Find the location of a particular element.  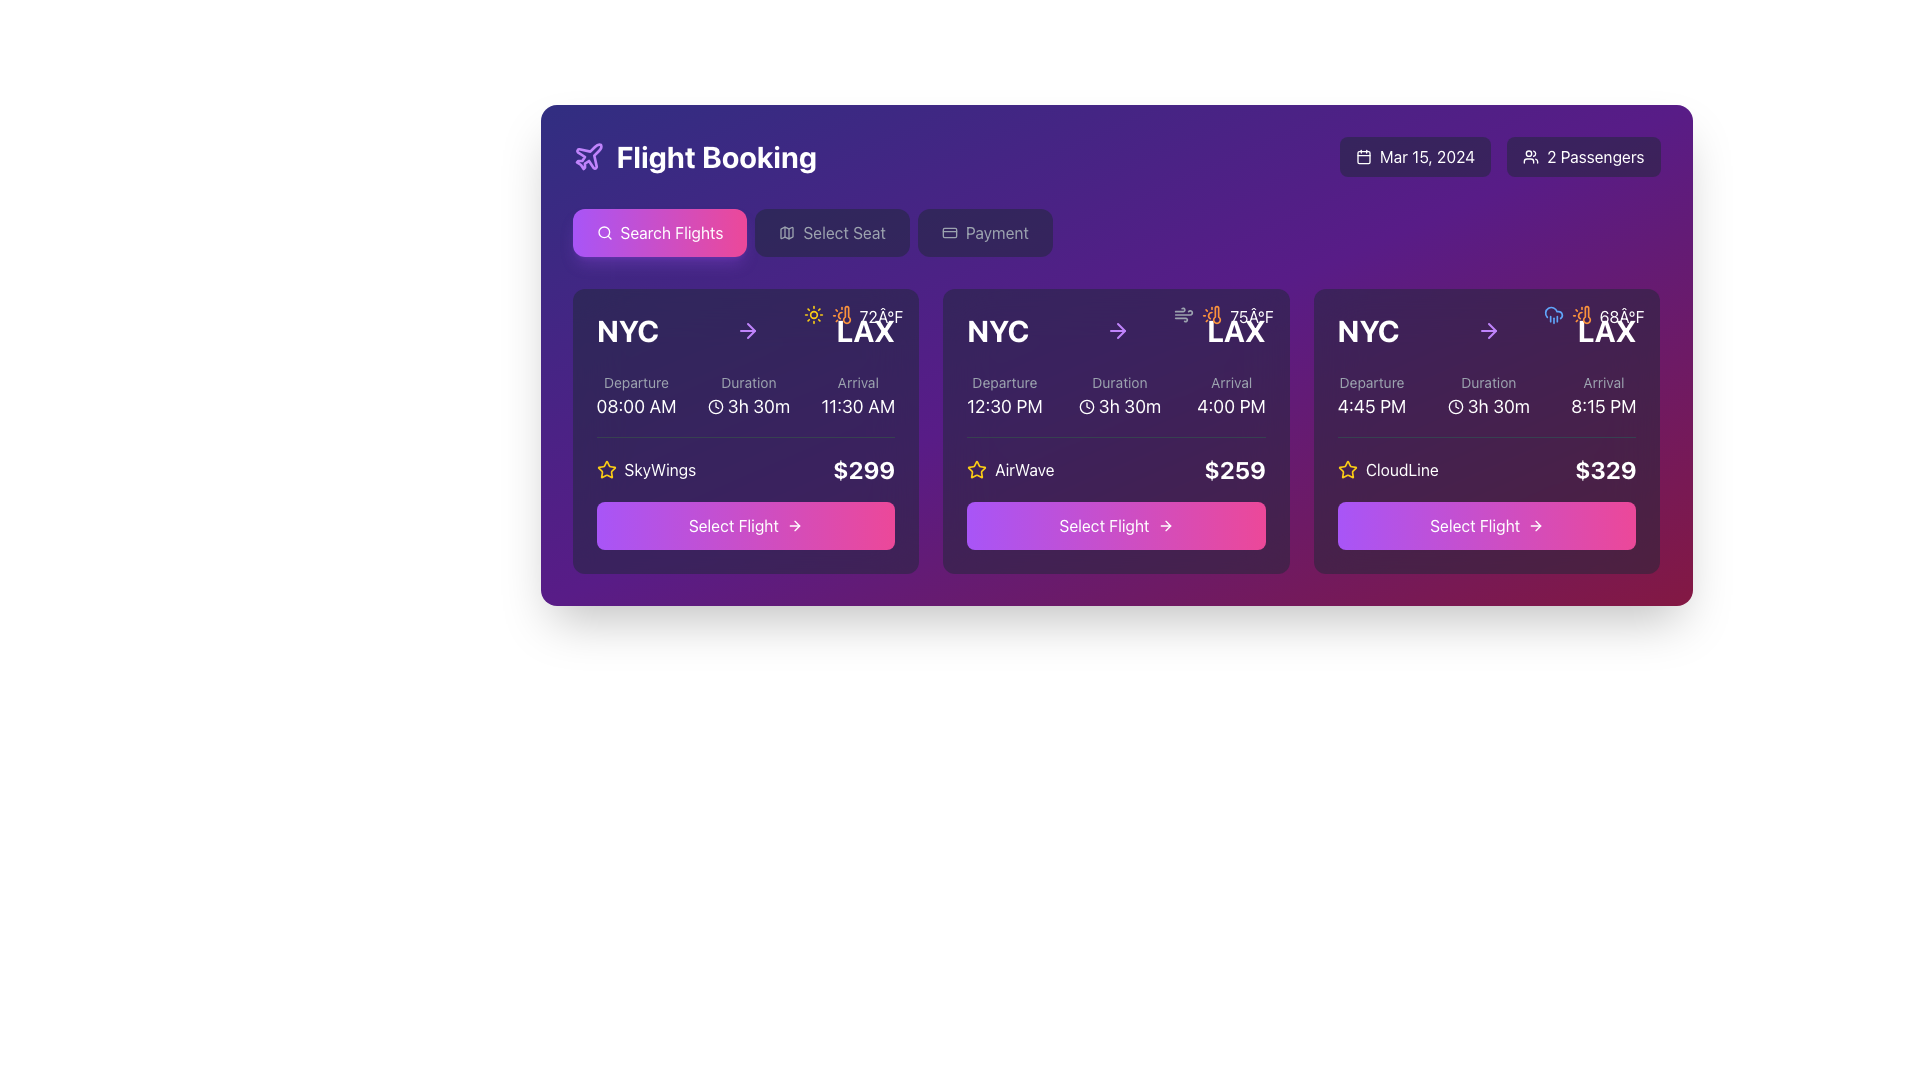

the 'Departure' text label, which is a small, gray font positioned above a darker background in the second card of flight booking options, to understand the departure time context is located at coordinates (1004, 382).